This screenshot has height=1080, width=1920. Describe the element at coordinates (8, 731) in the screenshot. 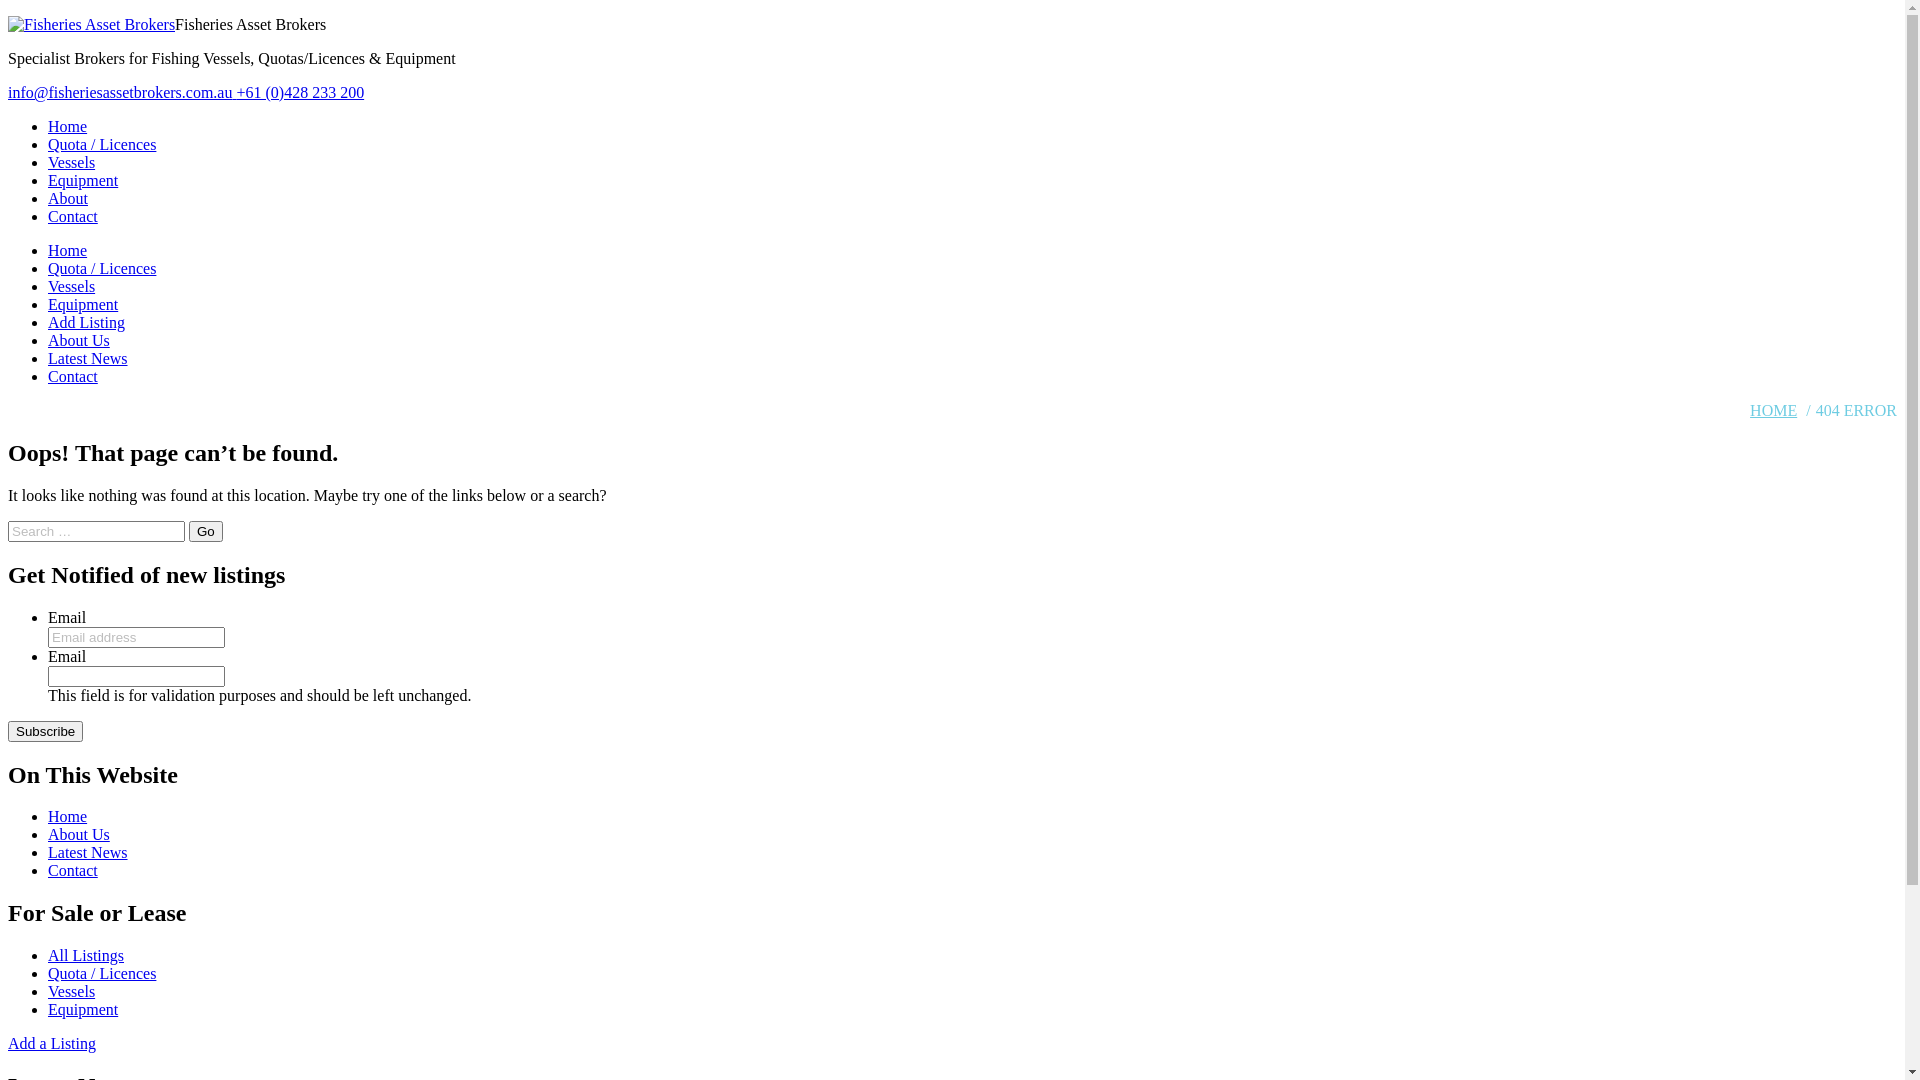

I see `'Subscribe'` at that location.